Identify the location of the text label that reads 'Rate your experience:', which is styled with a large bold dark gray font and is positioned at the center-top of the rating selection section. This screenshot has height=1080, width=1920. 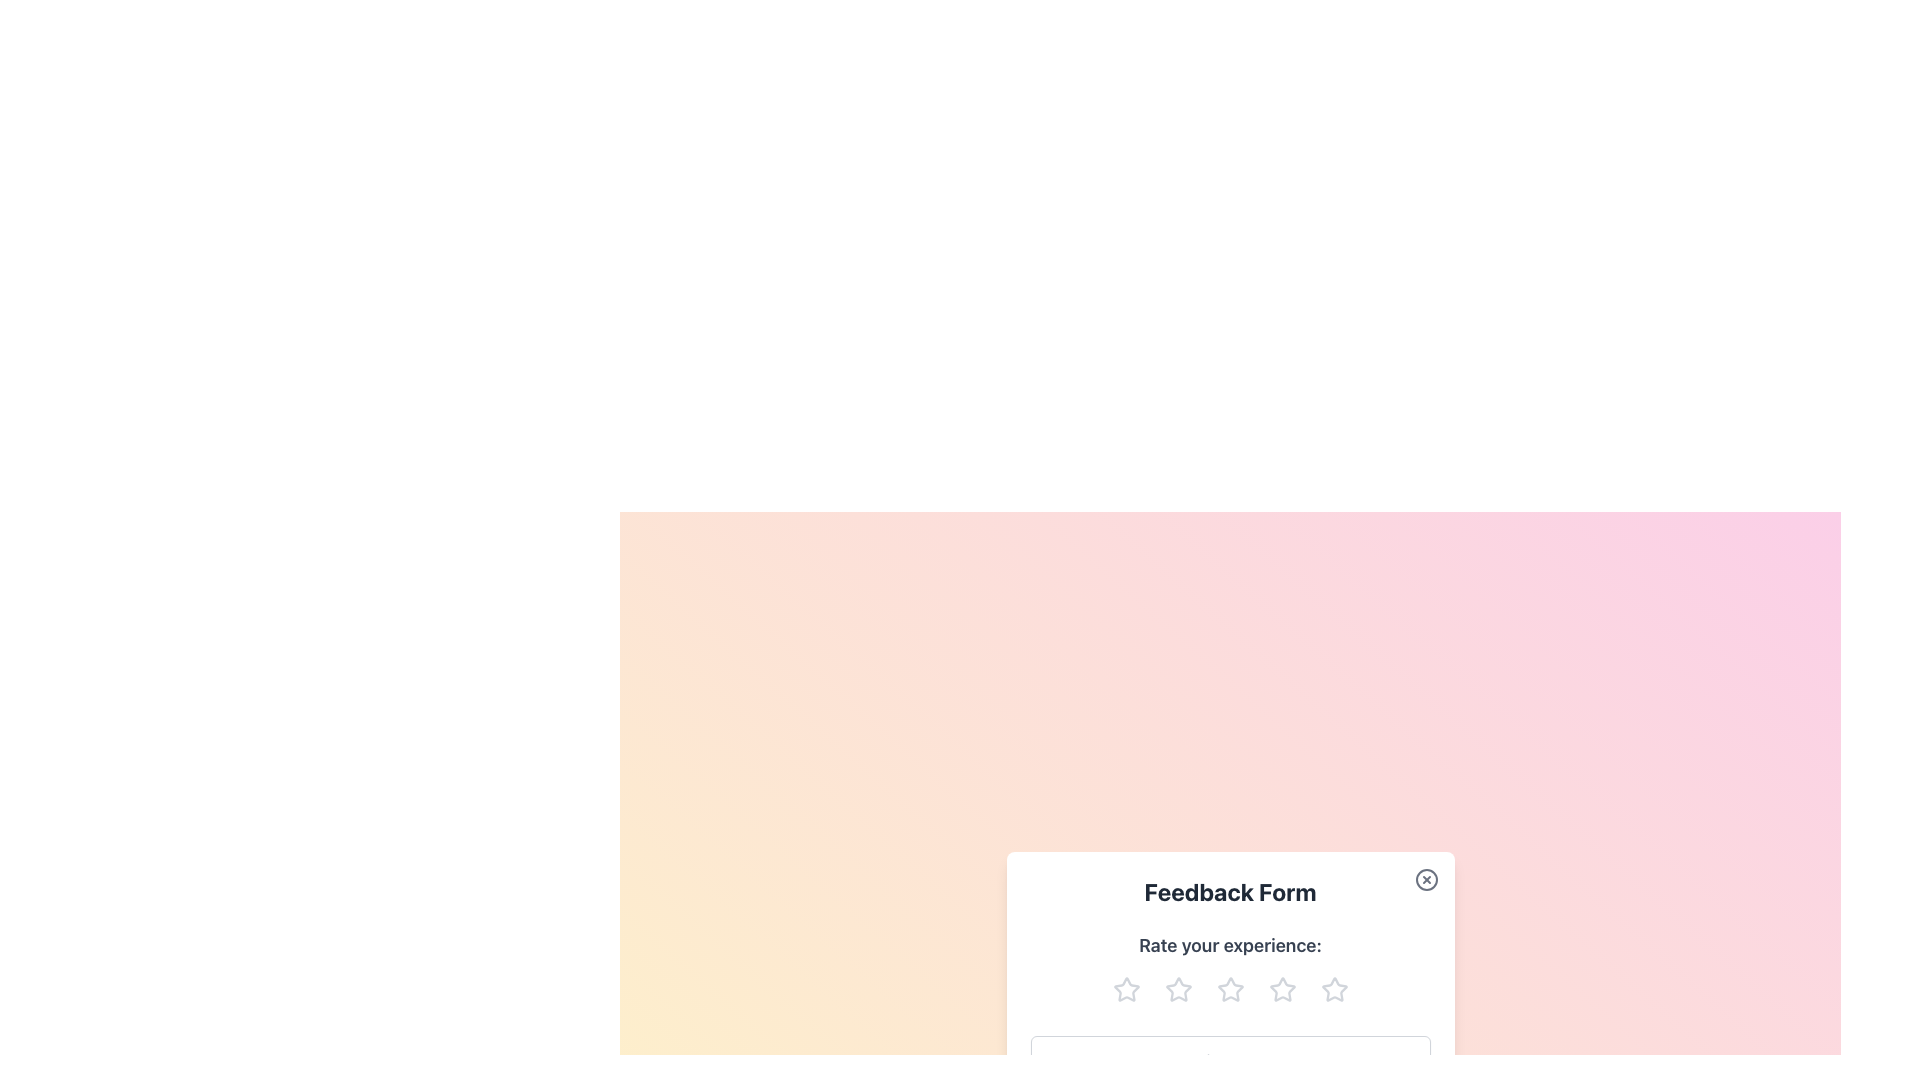
(1229, 945).